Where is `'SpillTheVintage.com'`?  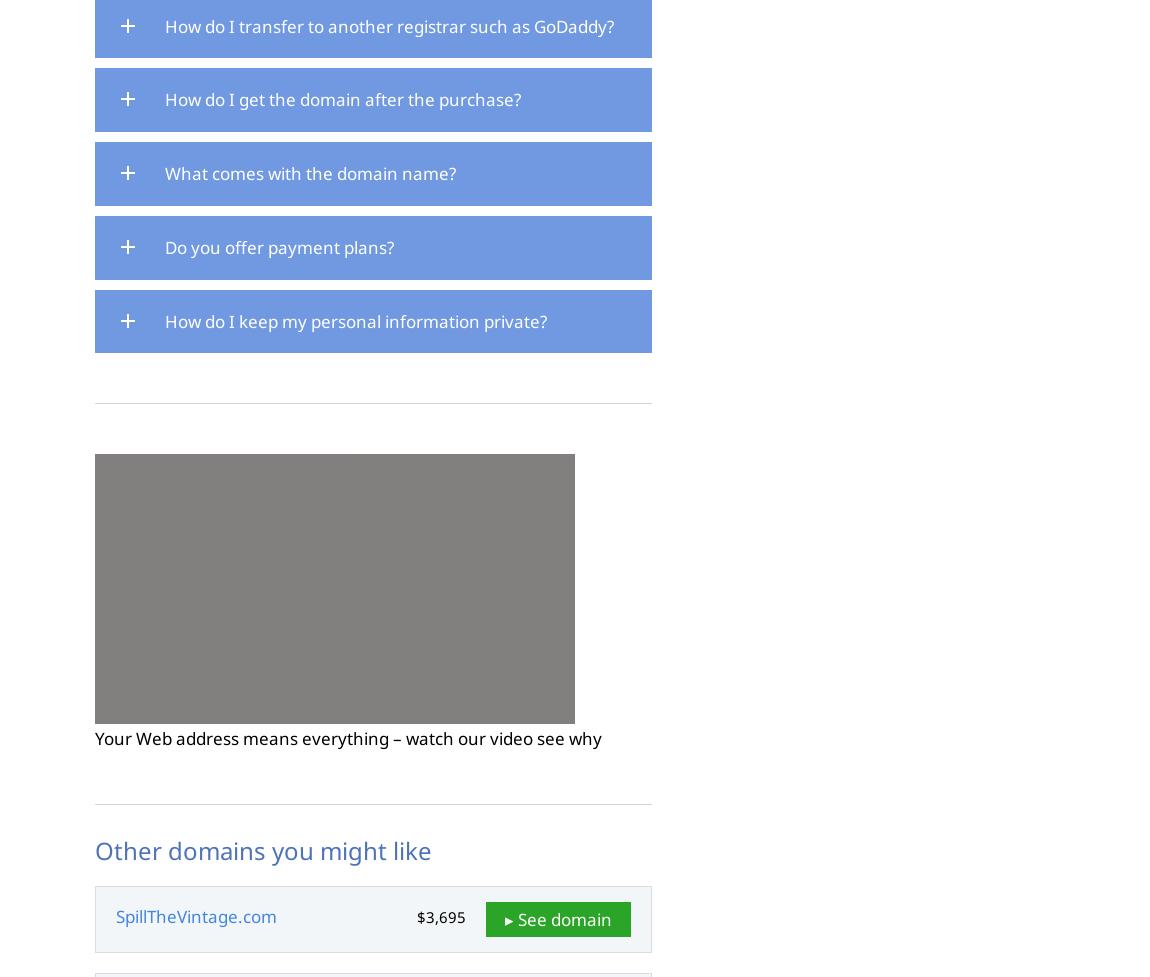
'SpillTheVintage.com' is located at coordinates (195, 915).